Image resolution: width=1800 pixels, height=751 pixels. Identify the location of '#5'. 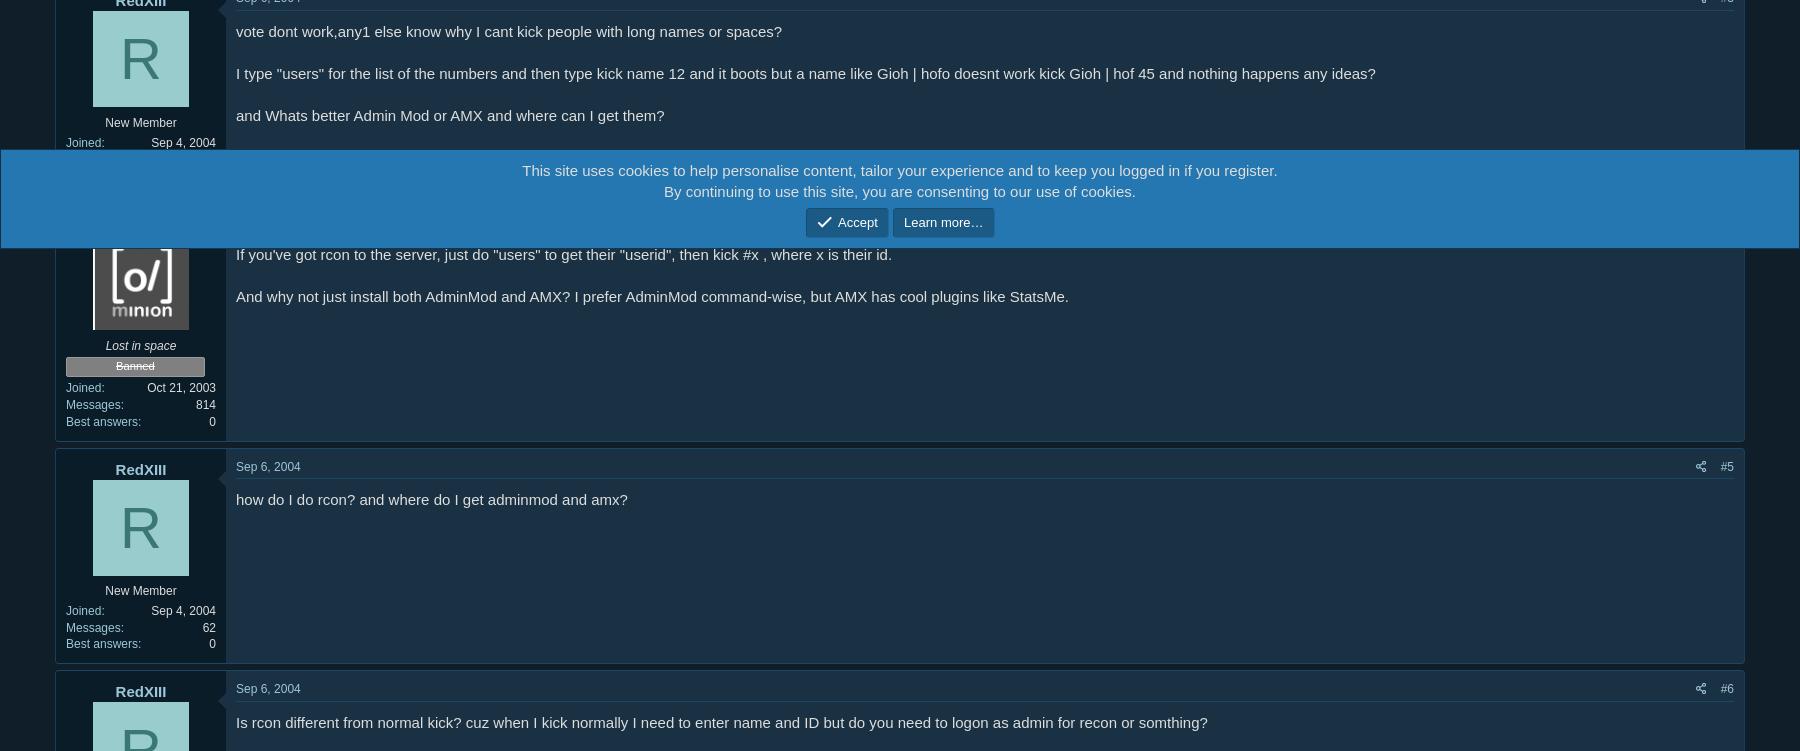
(1726, 465).